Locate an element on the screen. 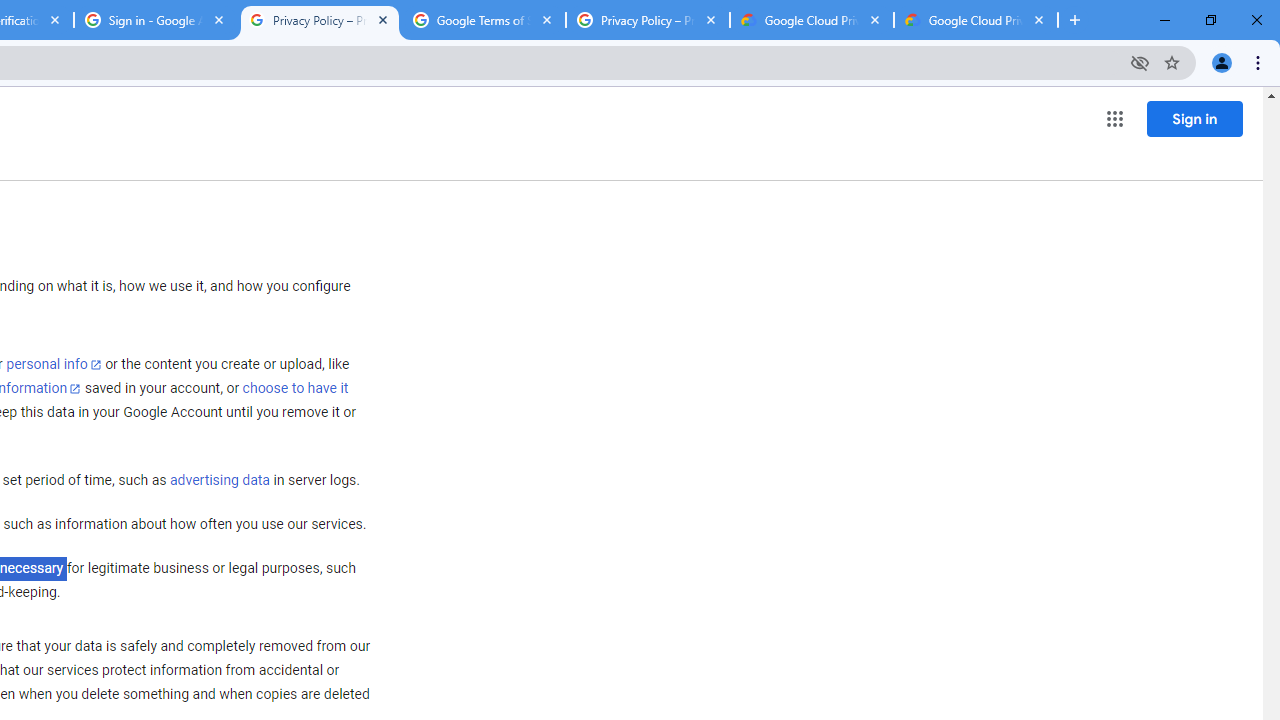 The width and height of the screenshot is (1280, 720). 'Sign in - Google Accounts' is located at coordinates (155, 20).